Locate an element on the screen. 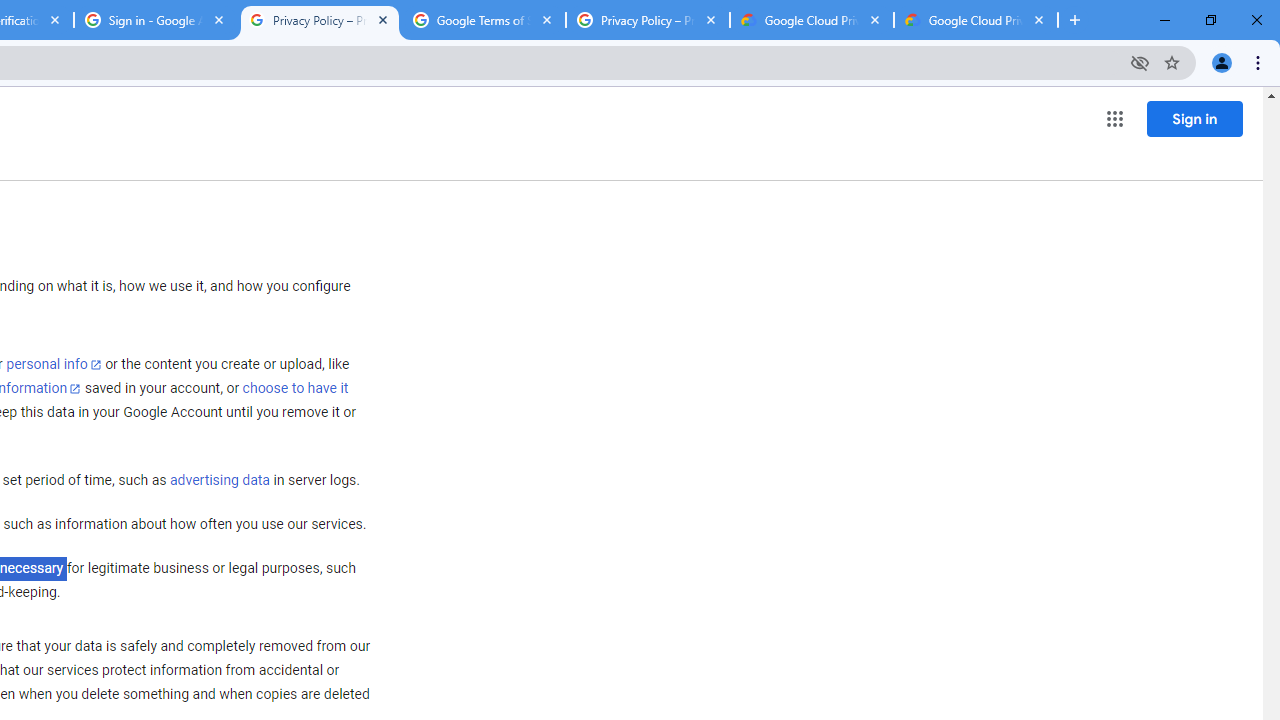 The width and height of the screenshot is (1280, 720). 'Sign in - Google Accounts' is located at coordinates (155, 20).